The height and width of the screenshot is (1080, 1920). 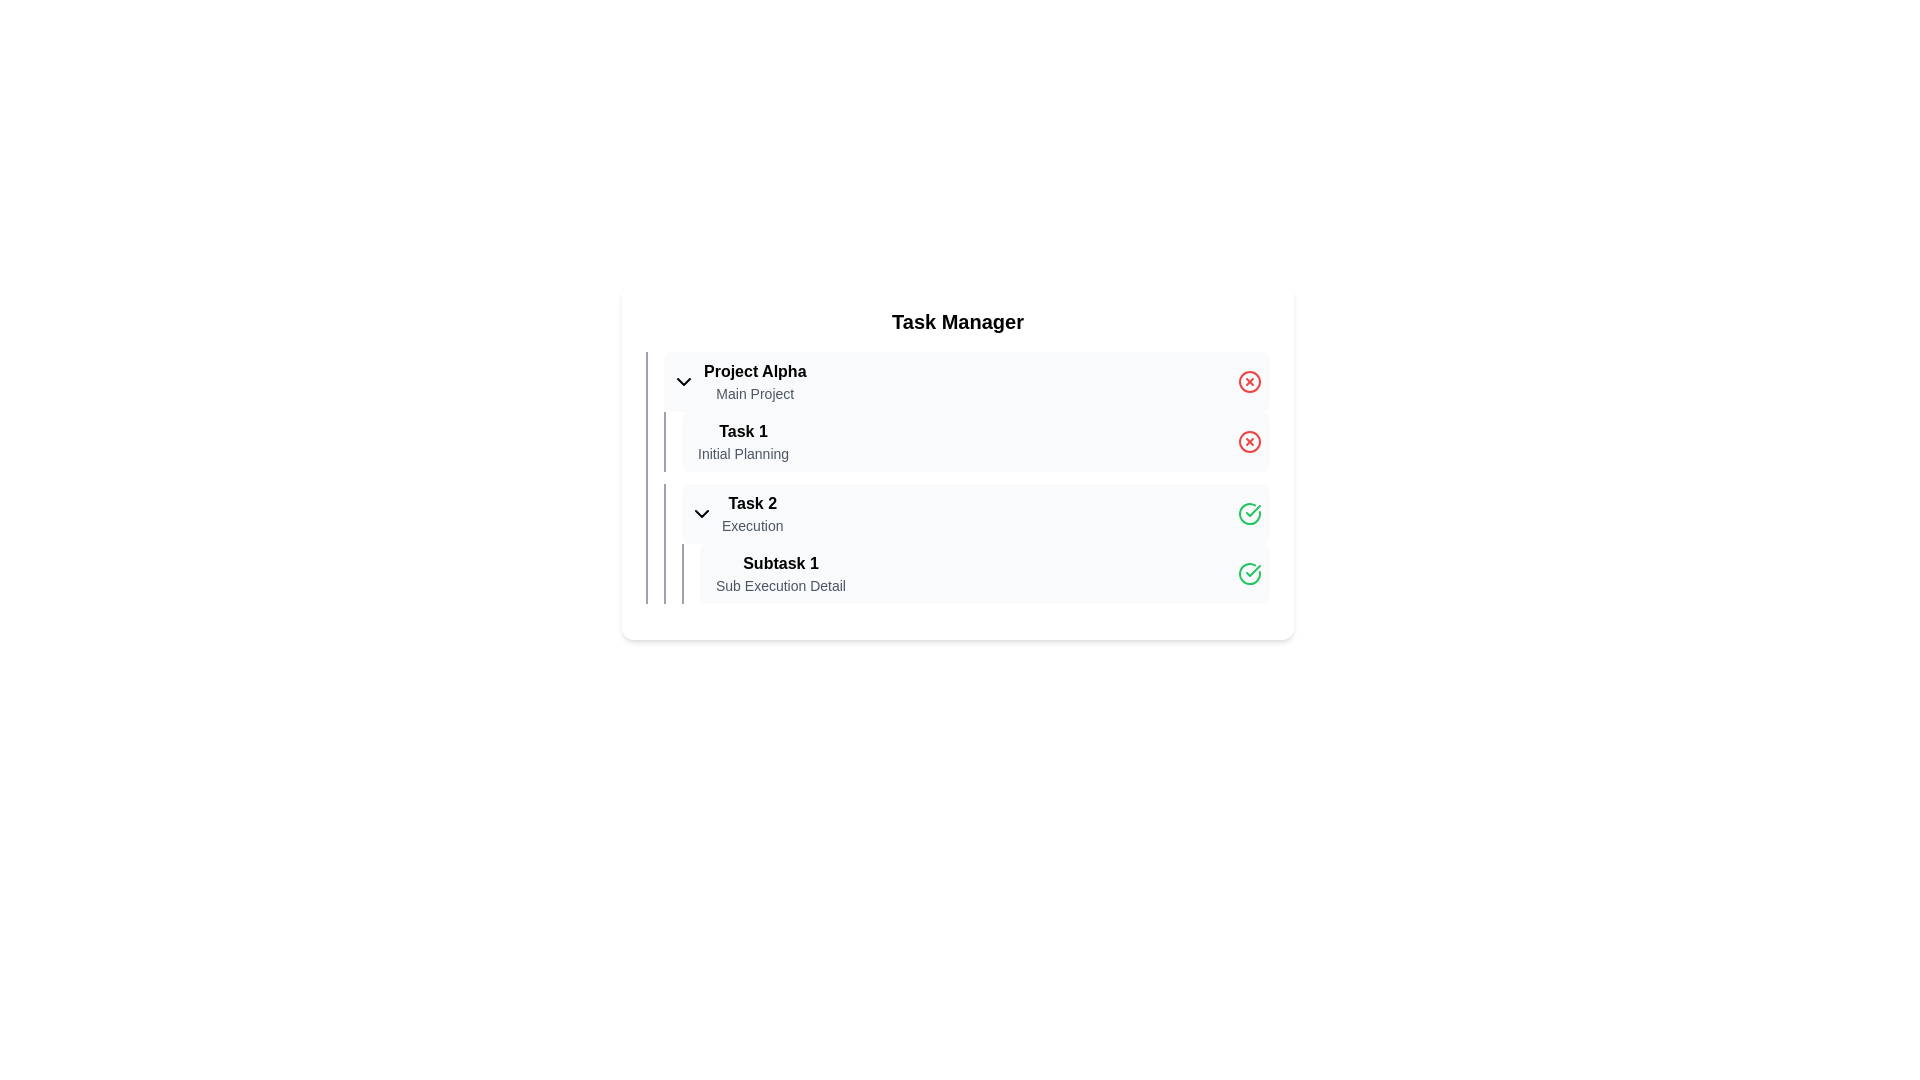 What do you see at coordinates (742, 441) in the screenshot?
I see `to select the task titled 'Task 1' from the hierarchical list under 'Project Alpha'` at bounding box center [742, 441].